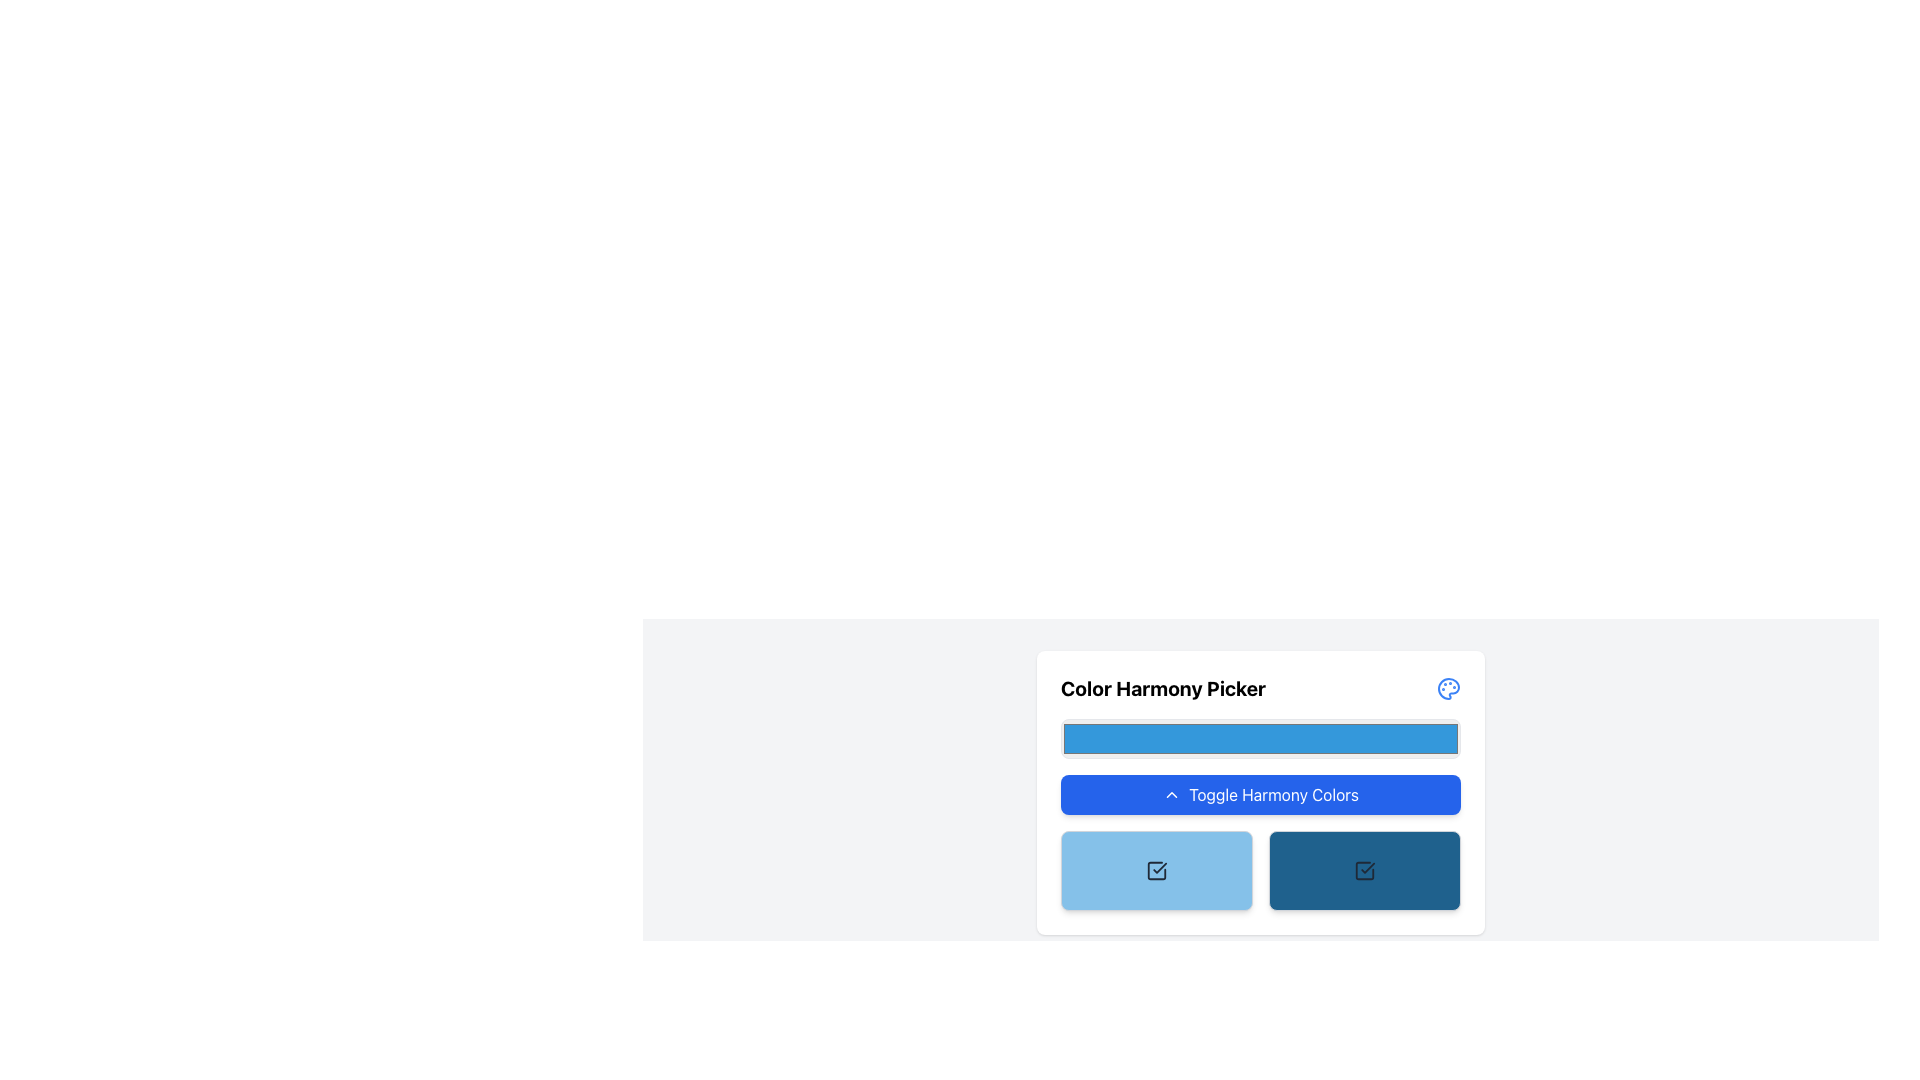 The image size is (1920, 1080). Describe the element at coordinates (1156, 870) in the screenshot. I see `small square icon with a tilted checkmark inside a light blue button located at the lower left of the Color Harmony Picker interface for additional metadata` at that location.